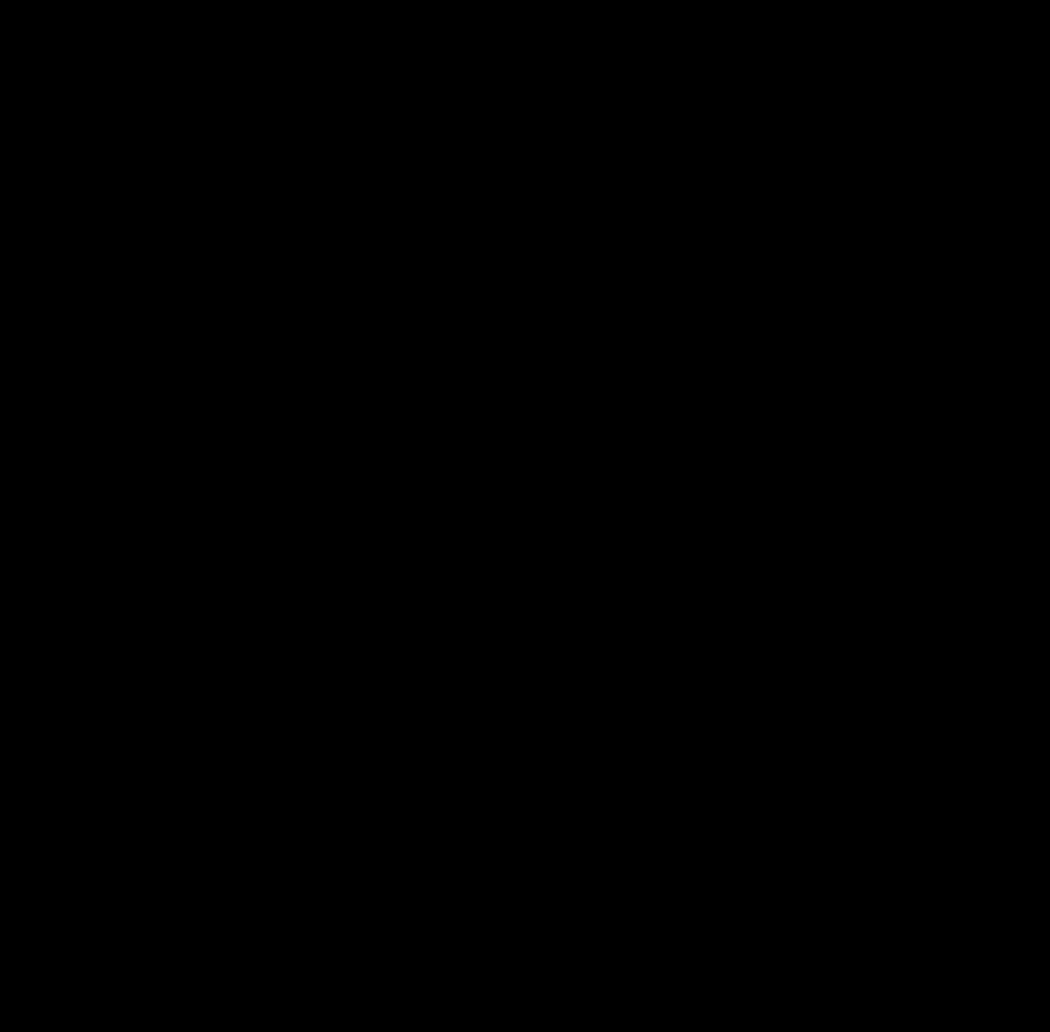  What do you see at coordinates (562, 226) in the screenshot?
I see `'"Jennings Social Media & MarTech has been absolutely everything they presented and more, they are exactly what our organization needed. Valerie and her team developed a digital marketing plan and pushed relentlessly toward our goals. They have taken responsibility for all aspects of the effort and produced real quantifiable results. JSMM keeps us active, relevant, timely and within our space. We could not be happier!"'` at bounding box center [562, 226].